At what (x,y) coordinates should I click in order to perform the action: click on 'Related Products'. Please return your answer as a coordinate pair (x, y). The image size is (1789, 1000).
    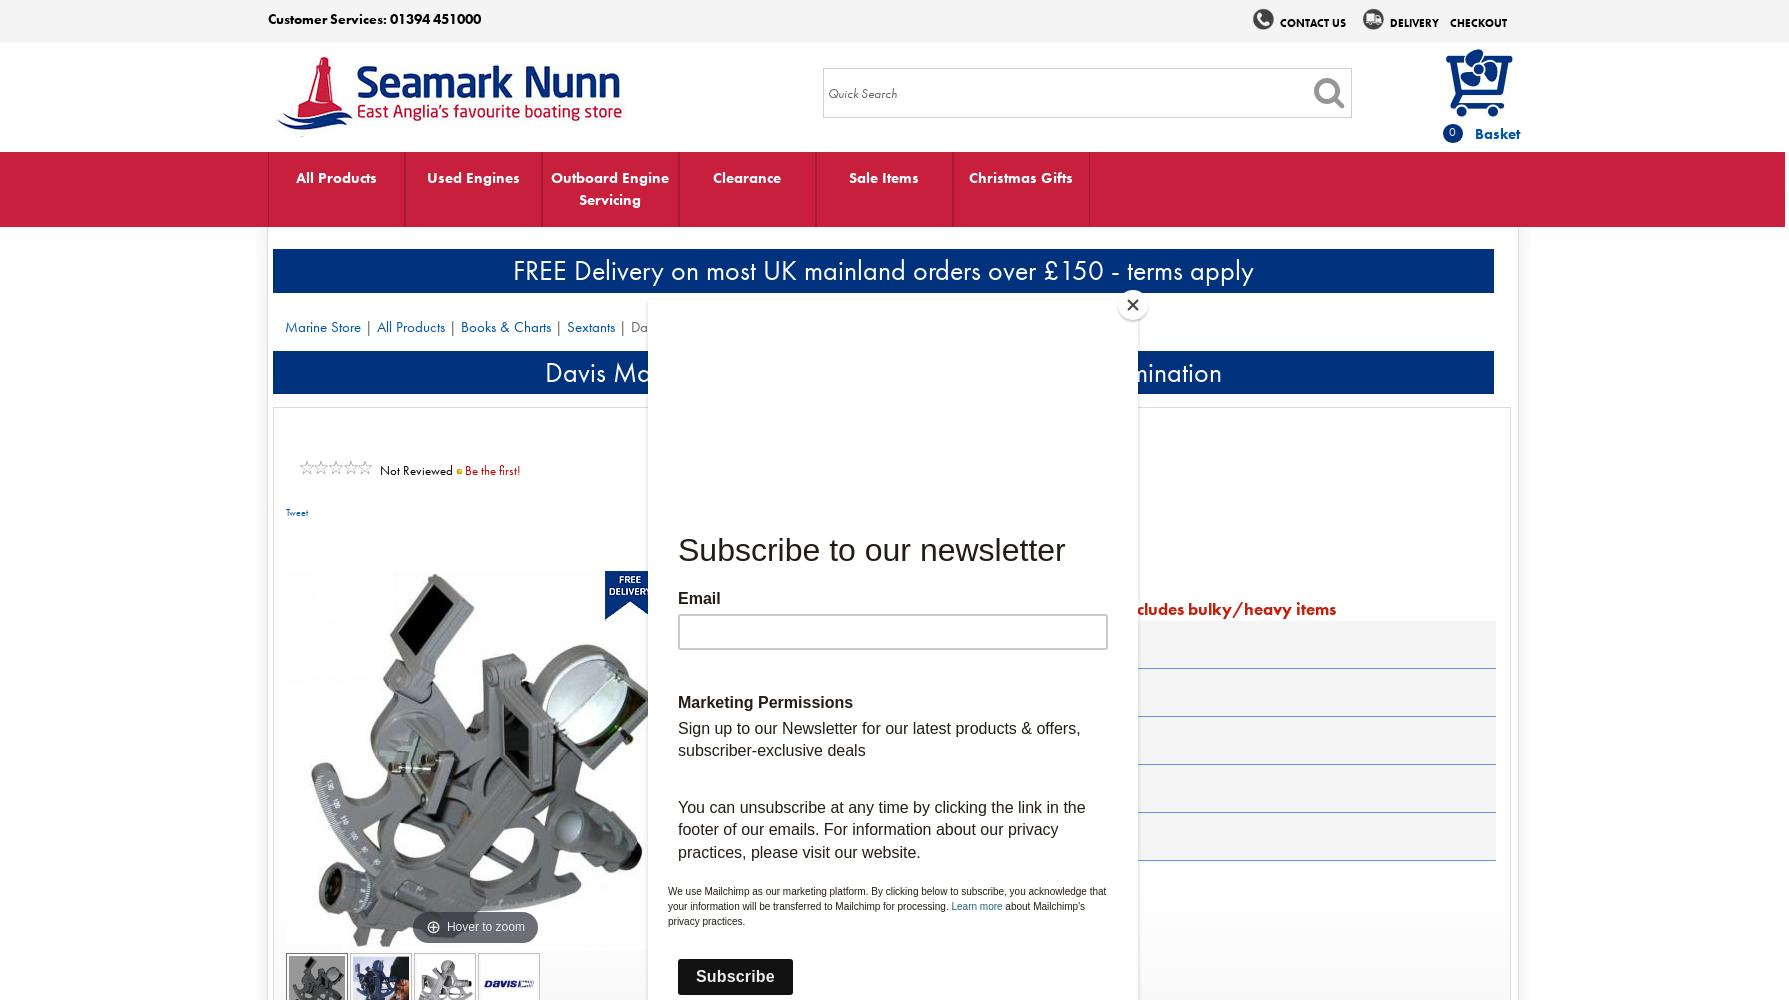
    Looking at the image, I should click on (768, 834).